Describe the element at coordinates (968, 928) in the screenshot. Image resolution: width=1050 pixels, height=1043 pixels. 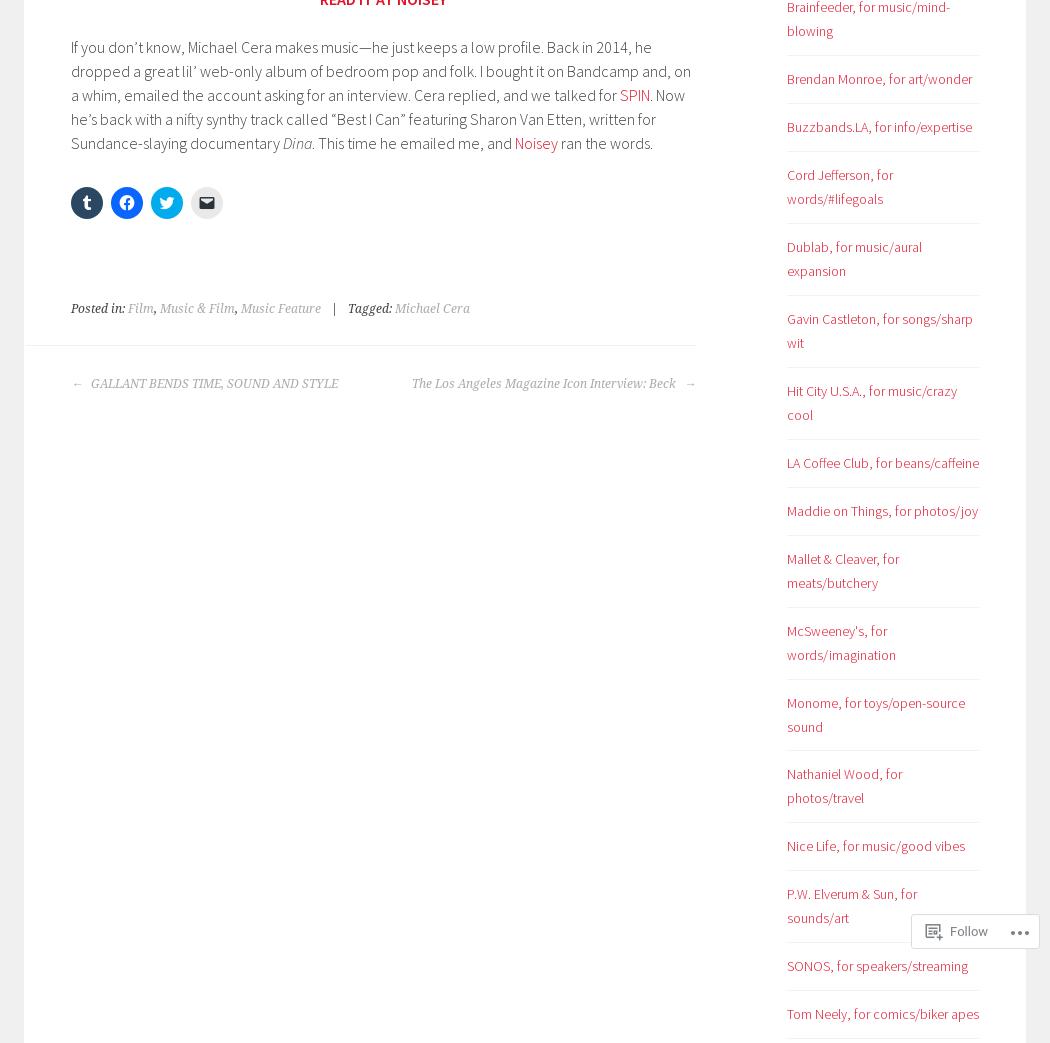
I see `'Follow'` at that location.